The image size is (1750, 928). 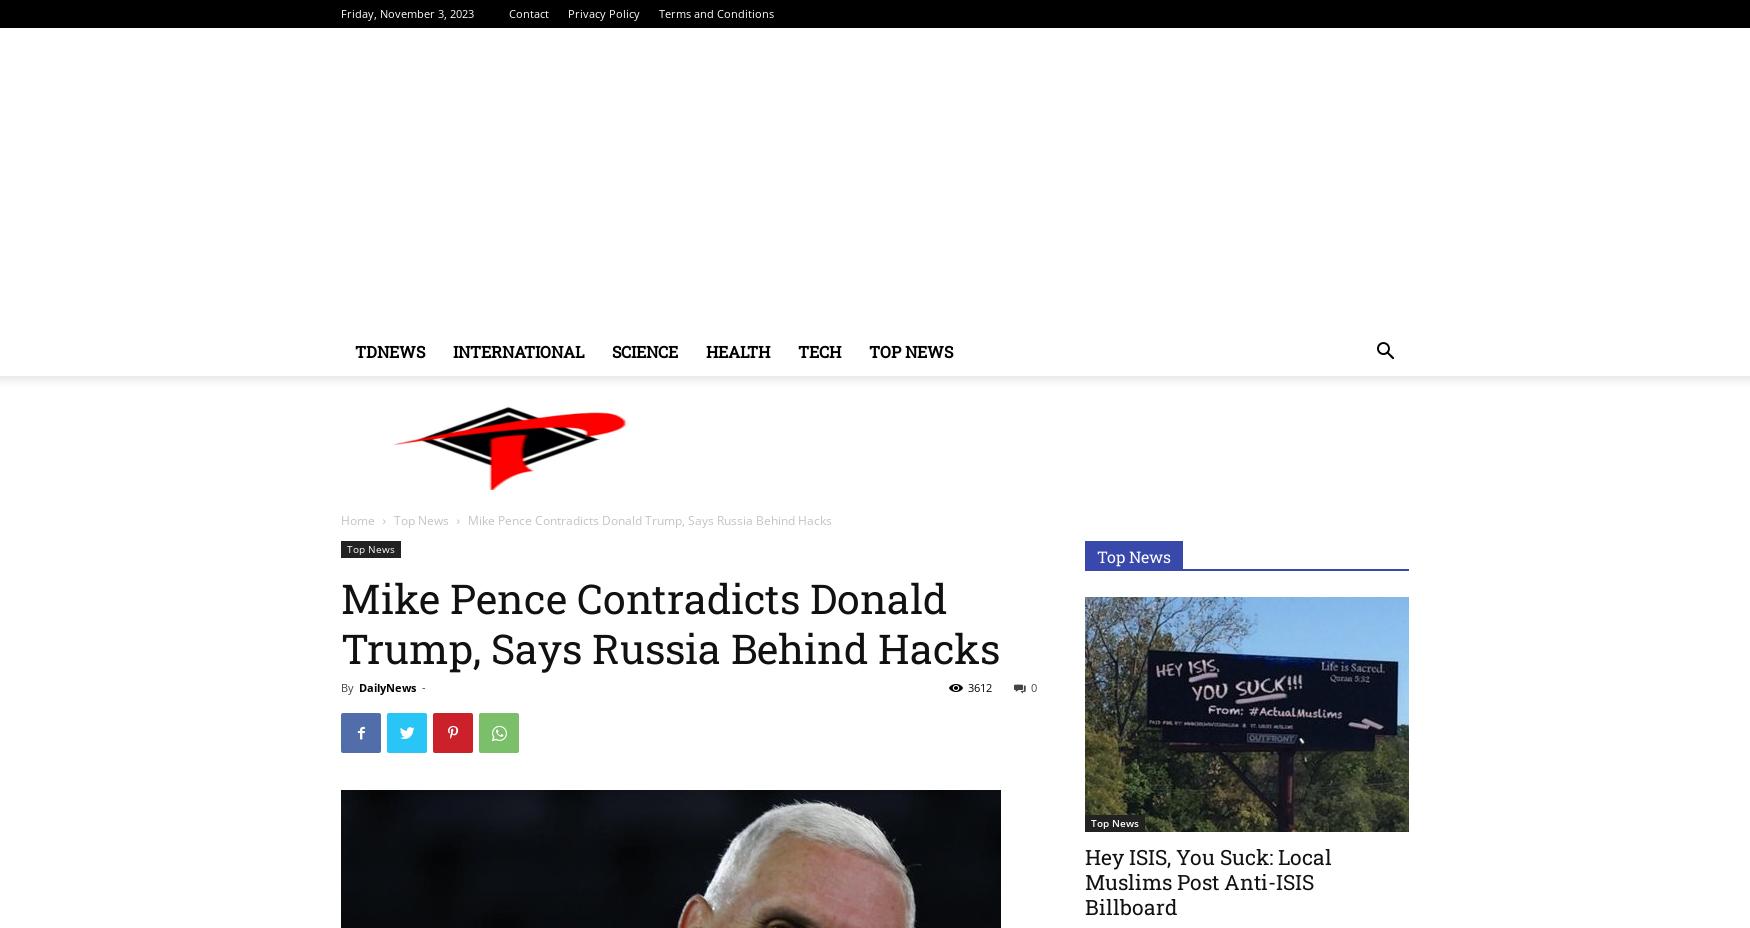 What do you see at coordinates (347, 687) in the screenshot?
I see `'By'` at bounding box center [347, 687].